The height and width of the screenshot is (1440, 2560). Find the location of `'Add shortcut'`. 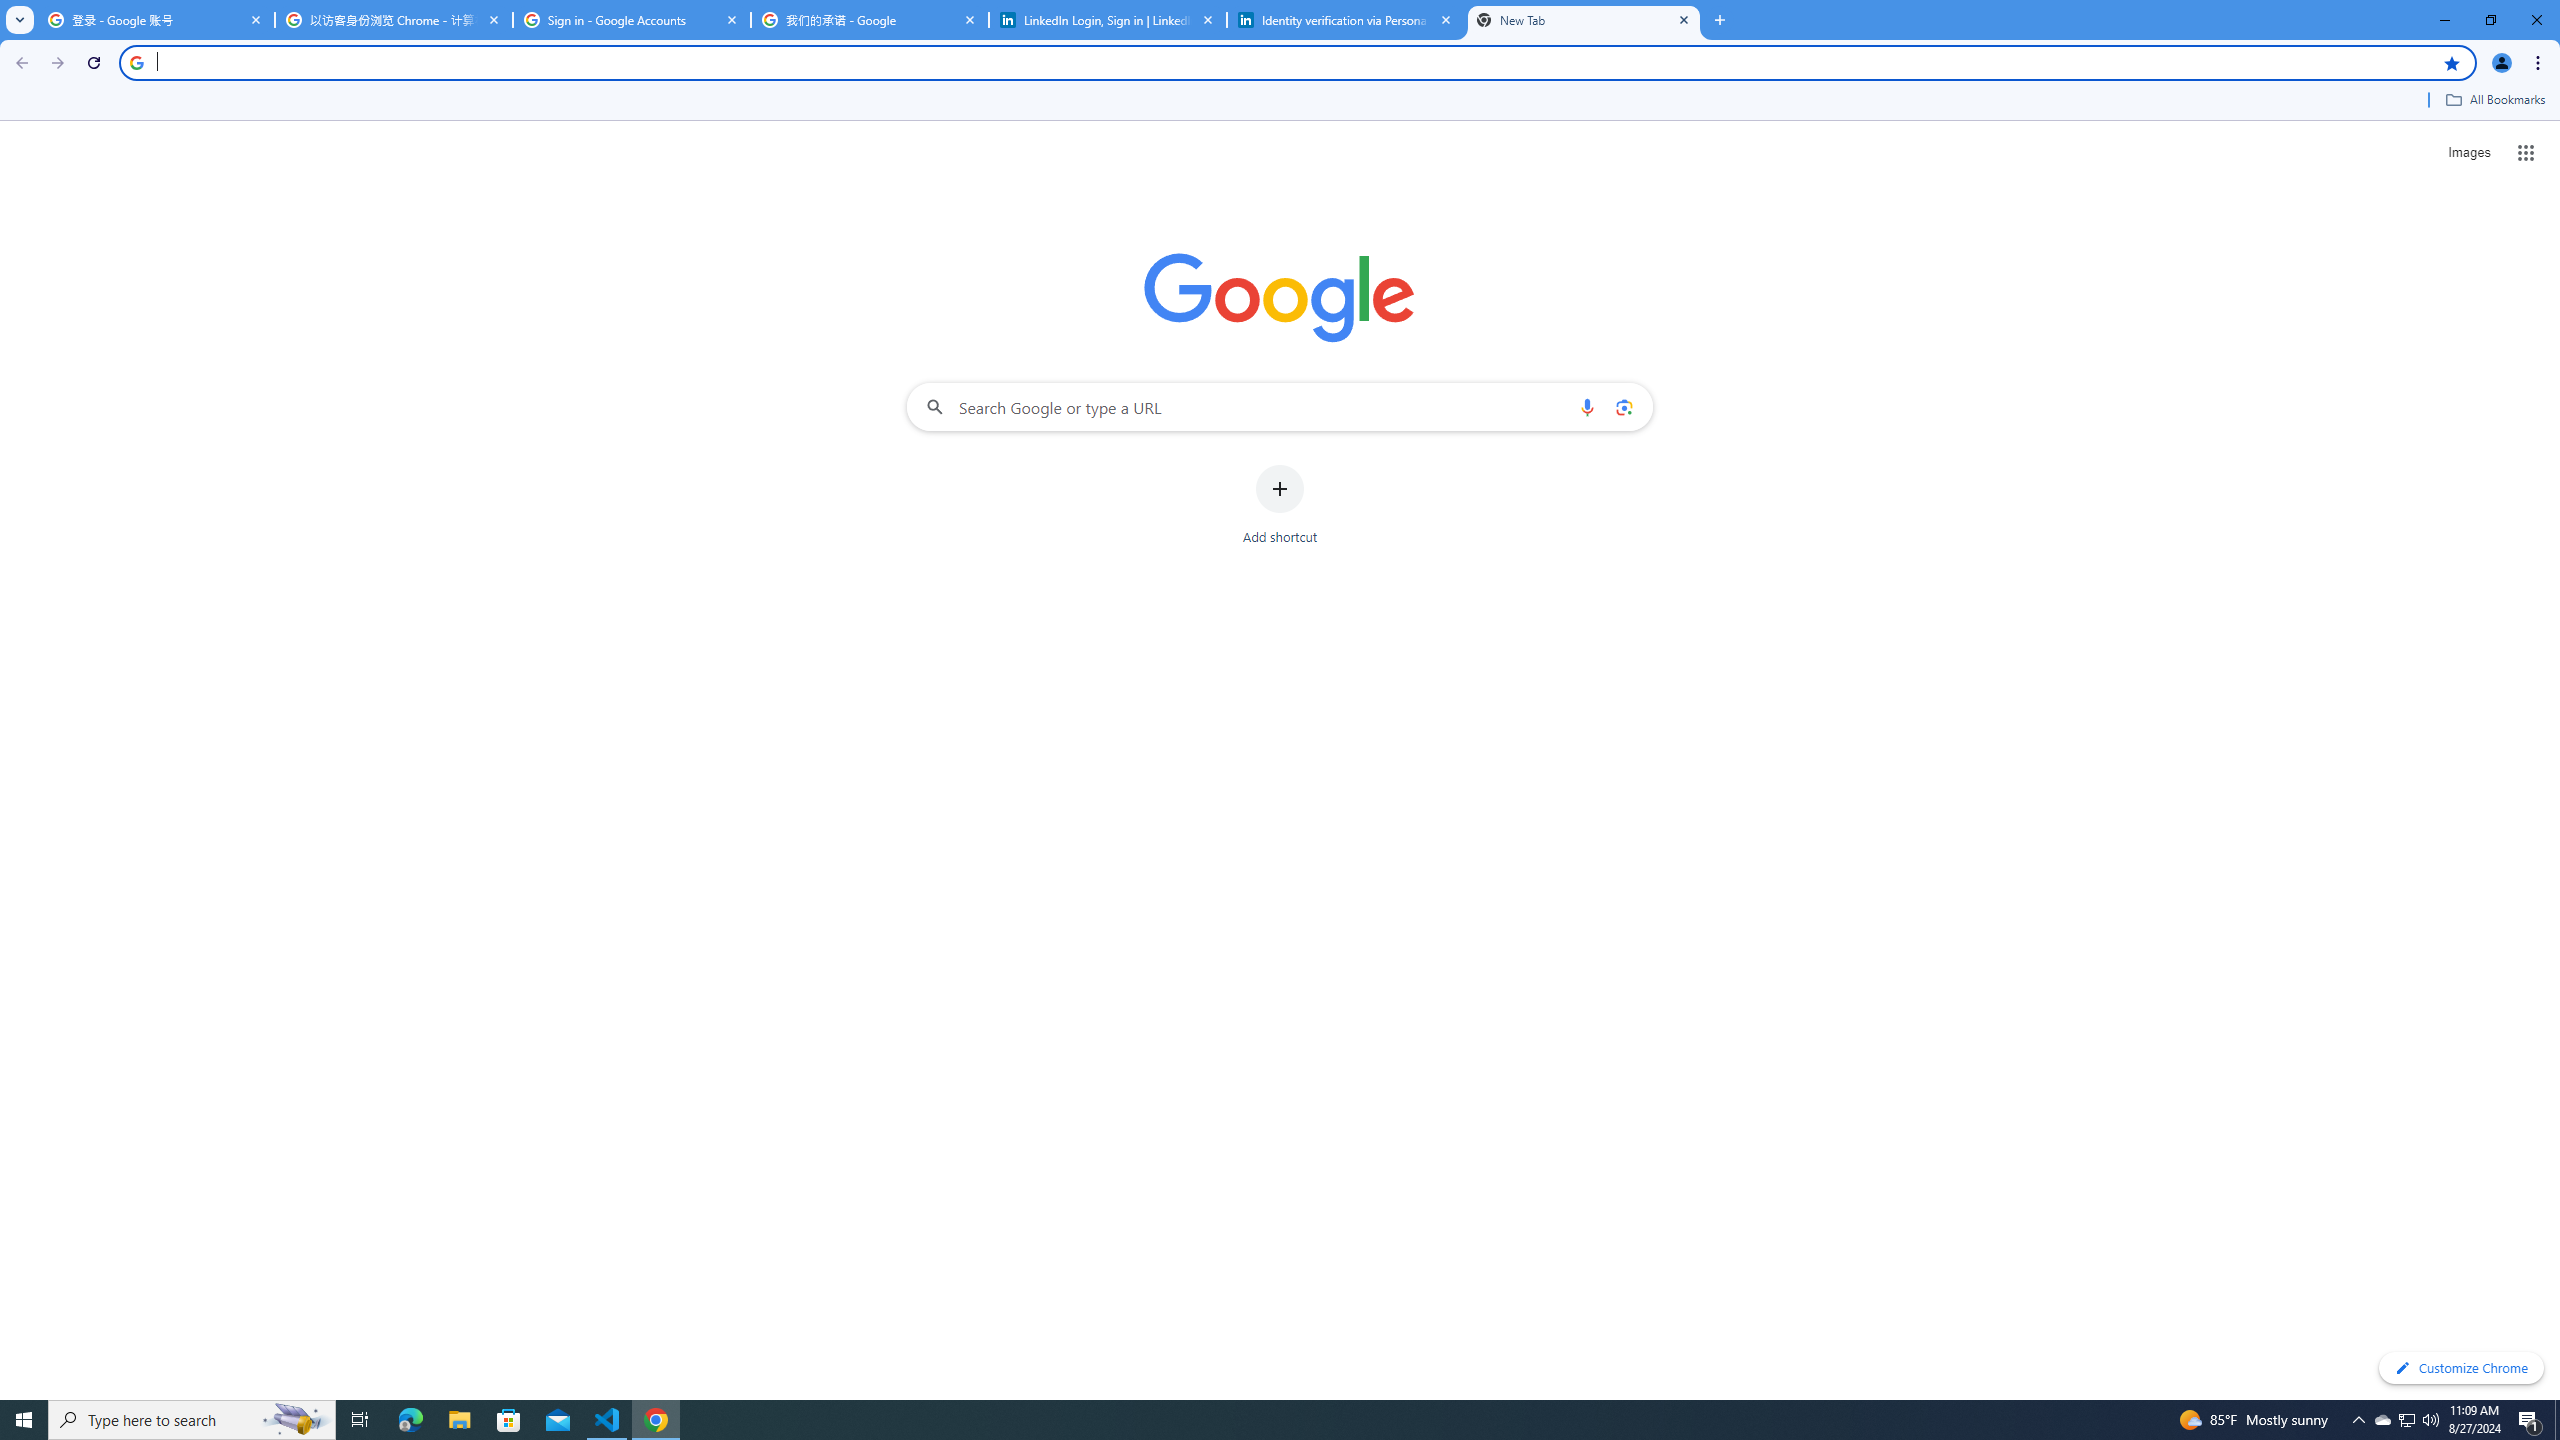

'Add shortcut' is located at coordinates (1280, 505).